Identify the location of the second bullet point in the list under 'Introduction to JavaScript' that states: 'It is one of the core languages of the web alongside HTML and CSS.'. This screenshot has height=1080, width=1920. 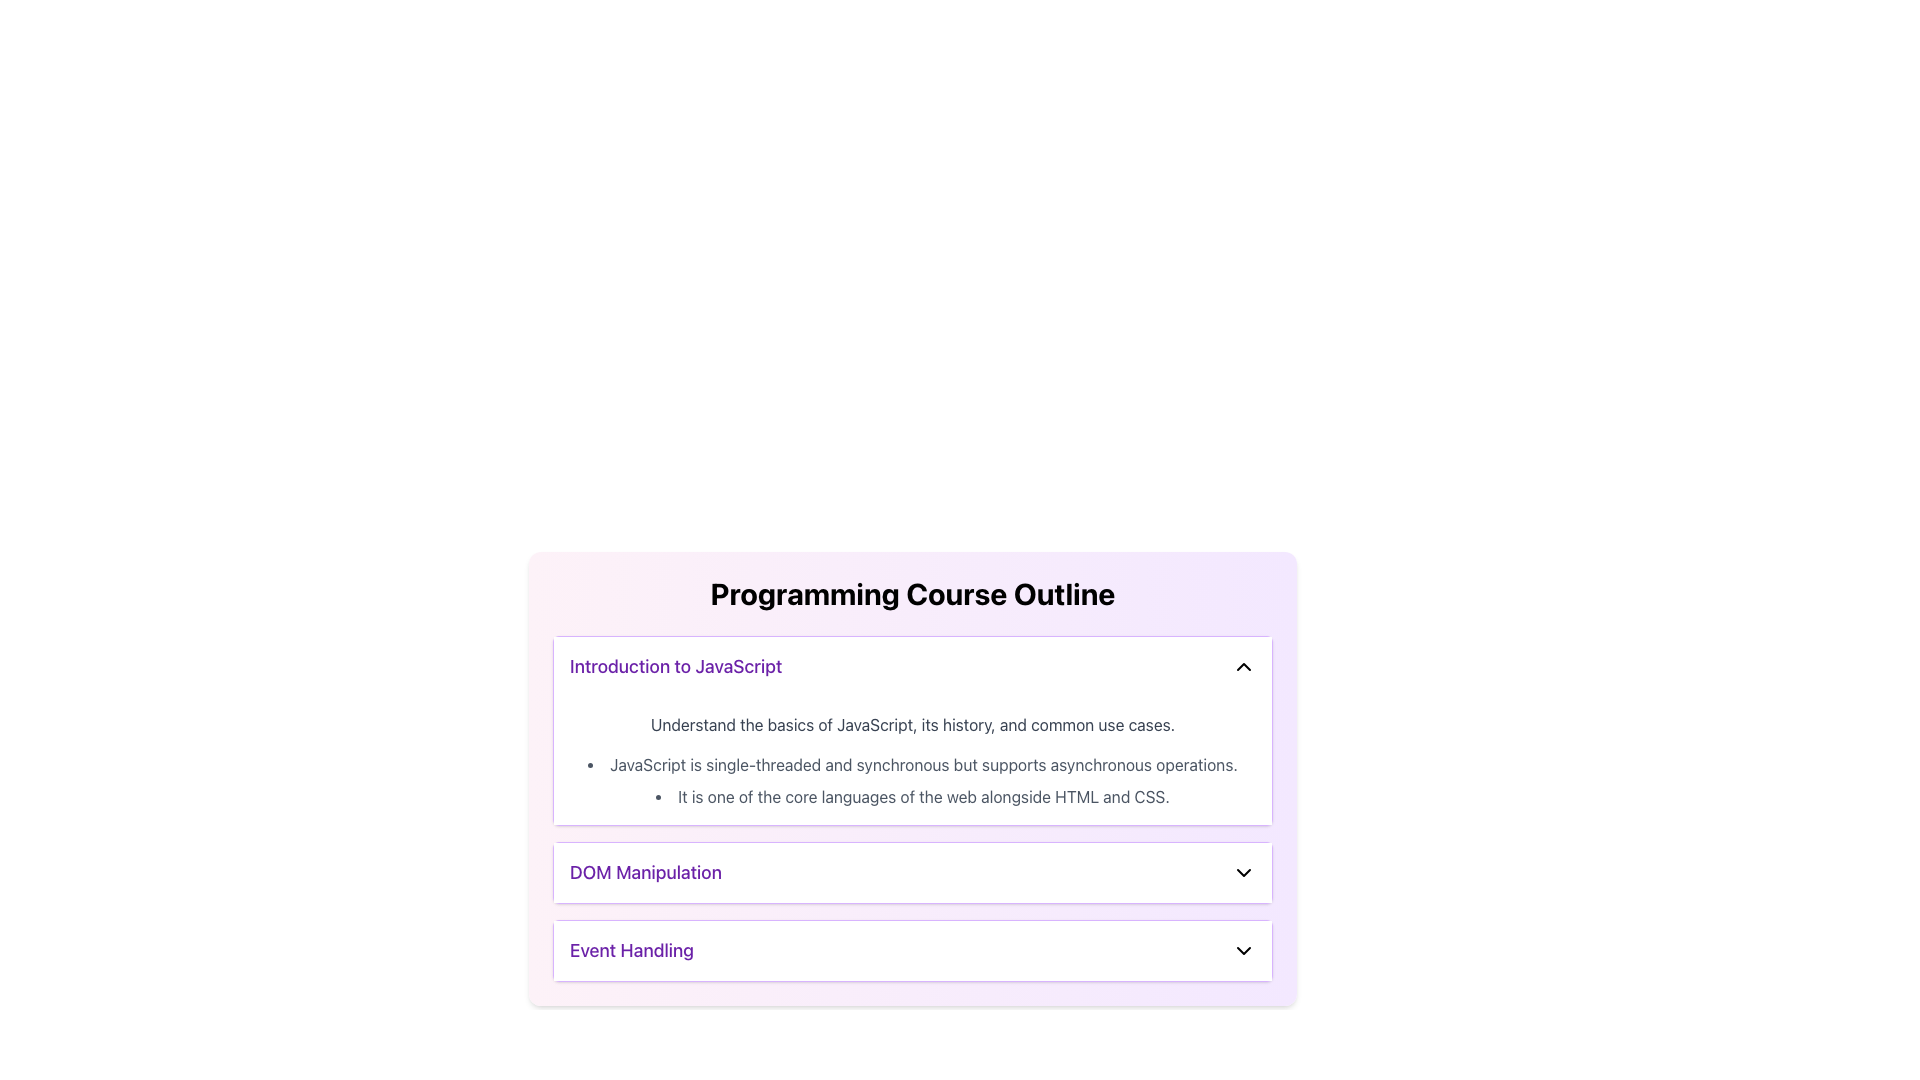
(911, 796).